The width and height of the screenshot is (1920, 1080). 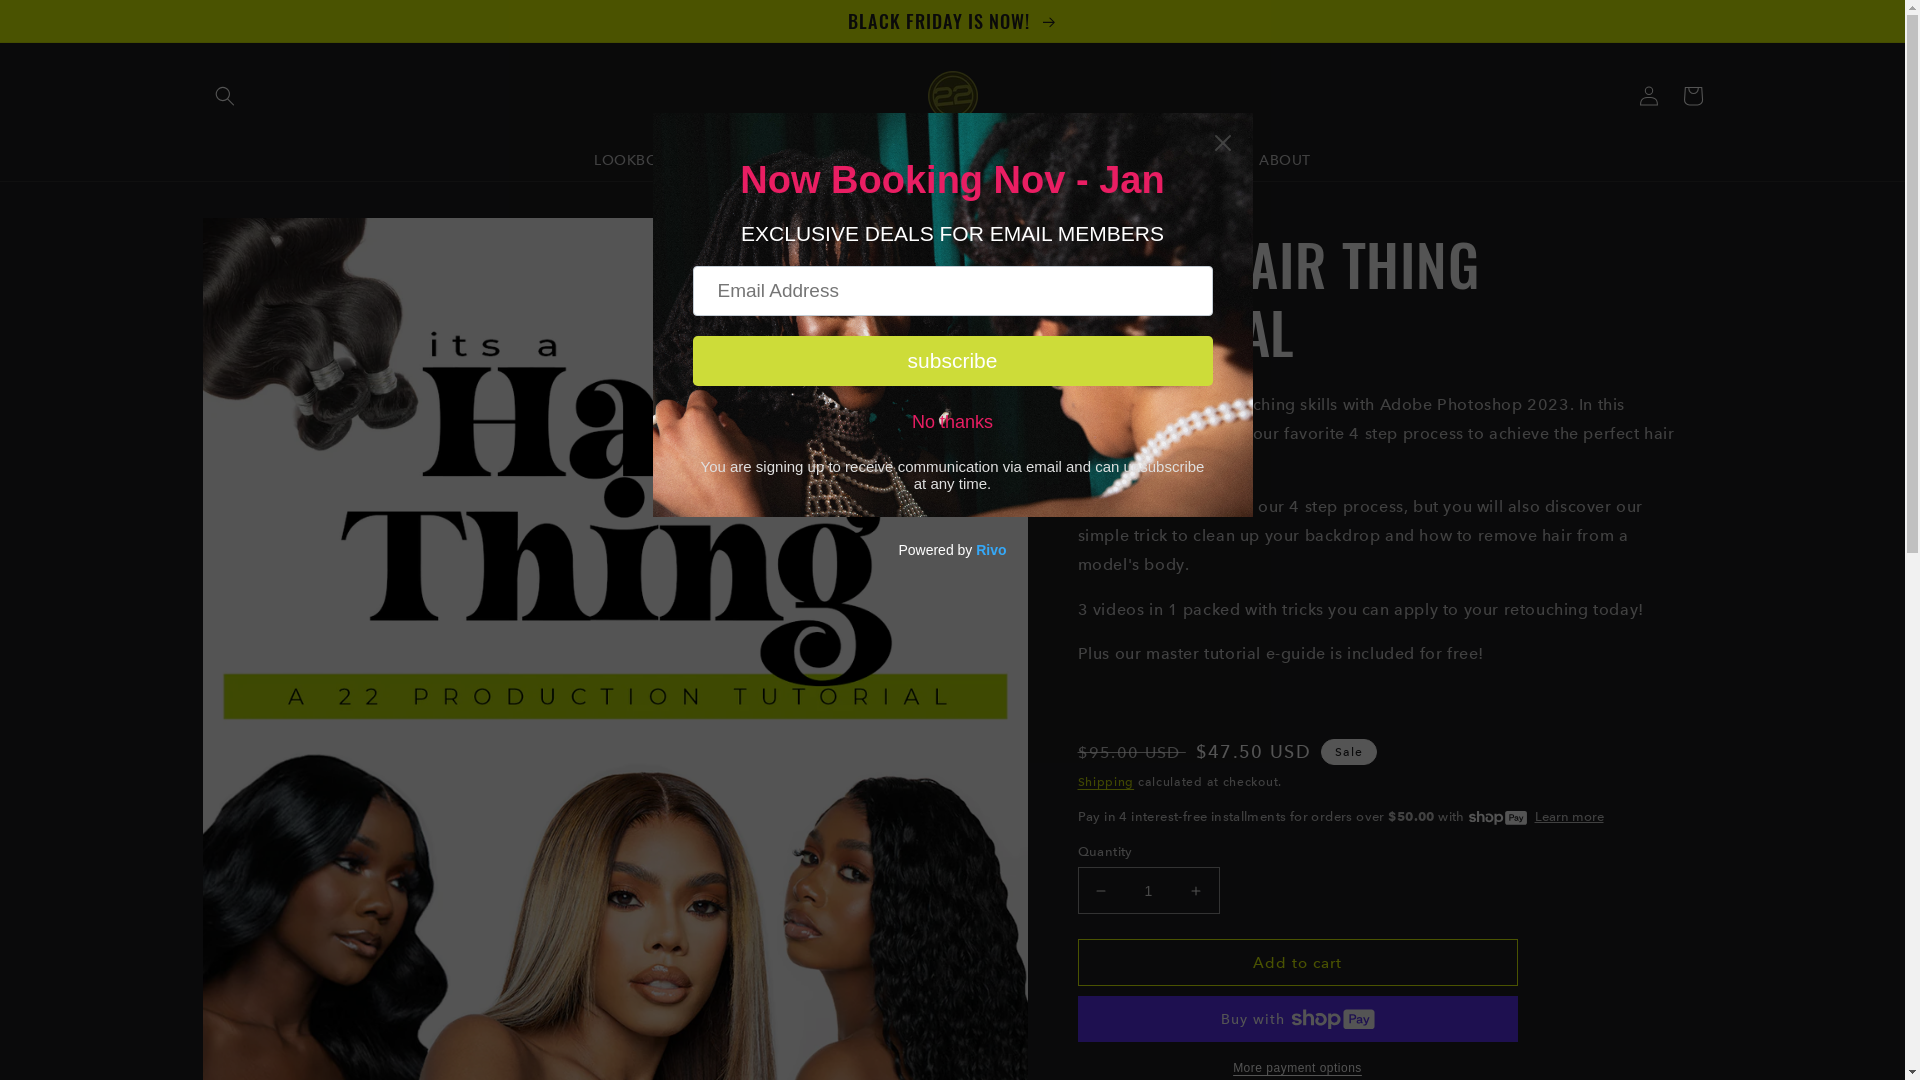 I want to click on 'Decrease quantity for IT&#39;S A HAIR THING TUTORIAL', so click(x=1099, y=889).